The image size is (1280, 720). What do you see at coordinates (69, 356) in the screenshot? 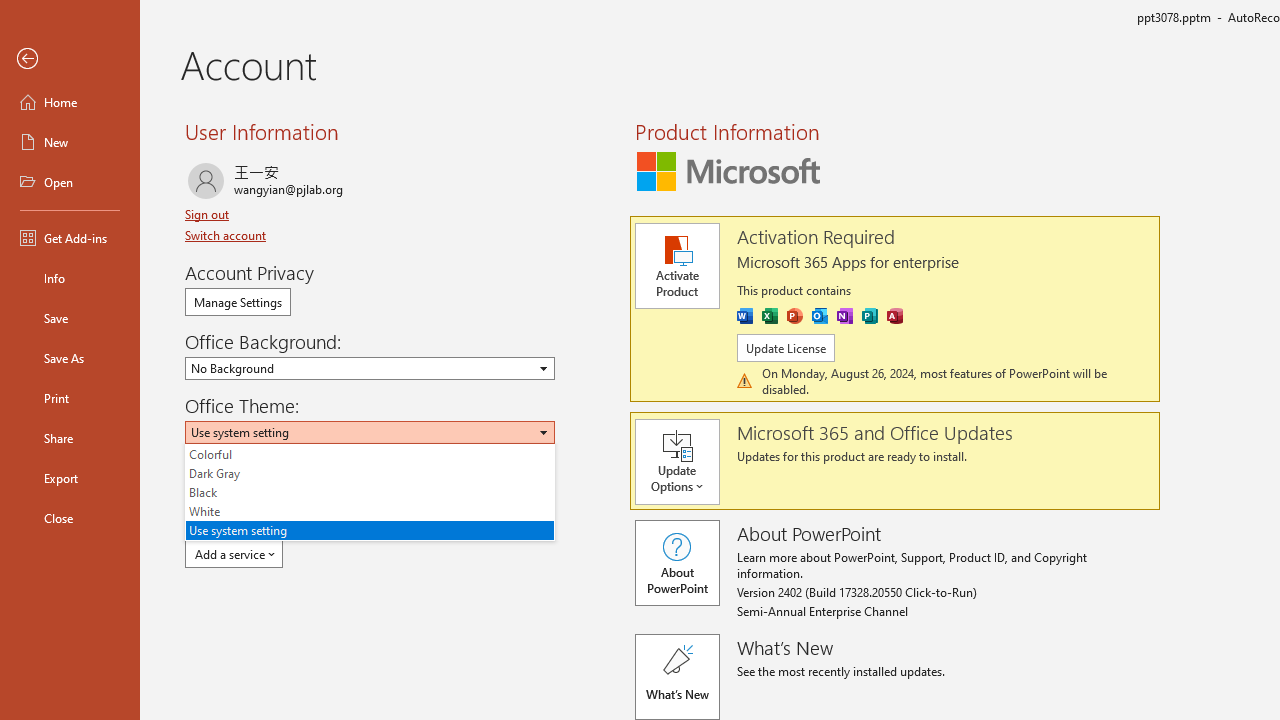
I see `'Save As'` at bounding box center [69, 356].